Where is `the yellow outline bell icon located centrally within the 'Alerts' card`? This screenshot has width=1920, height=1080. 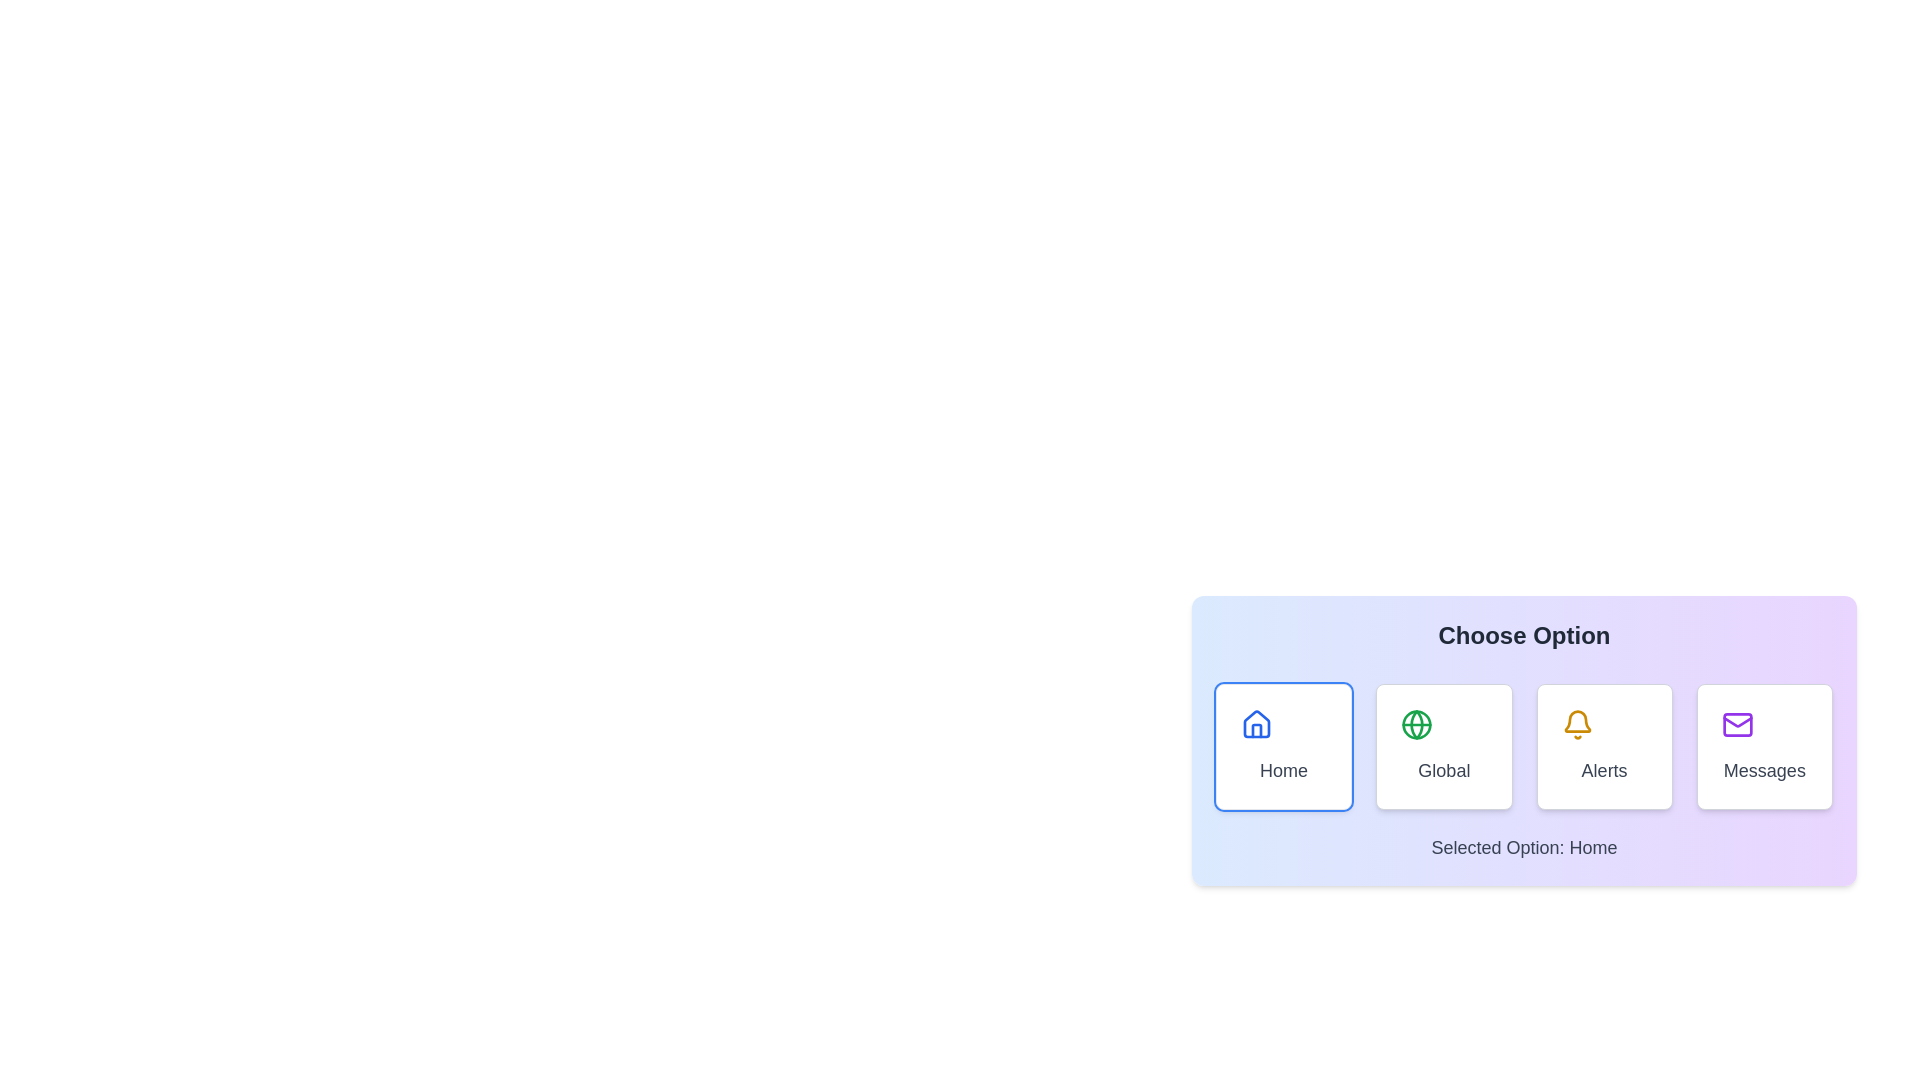
the yellow outline bell icon located centrally within the 'Alerts' card is located at coordinates (1576, 725).